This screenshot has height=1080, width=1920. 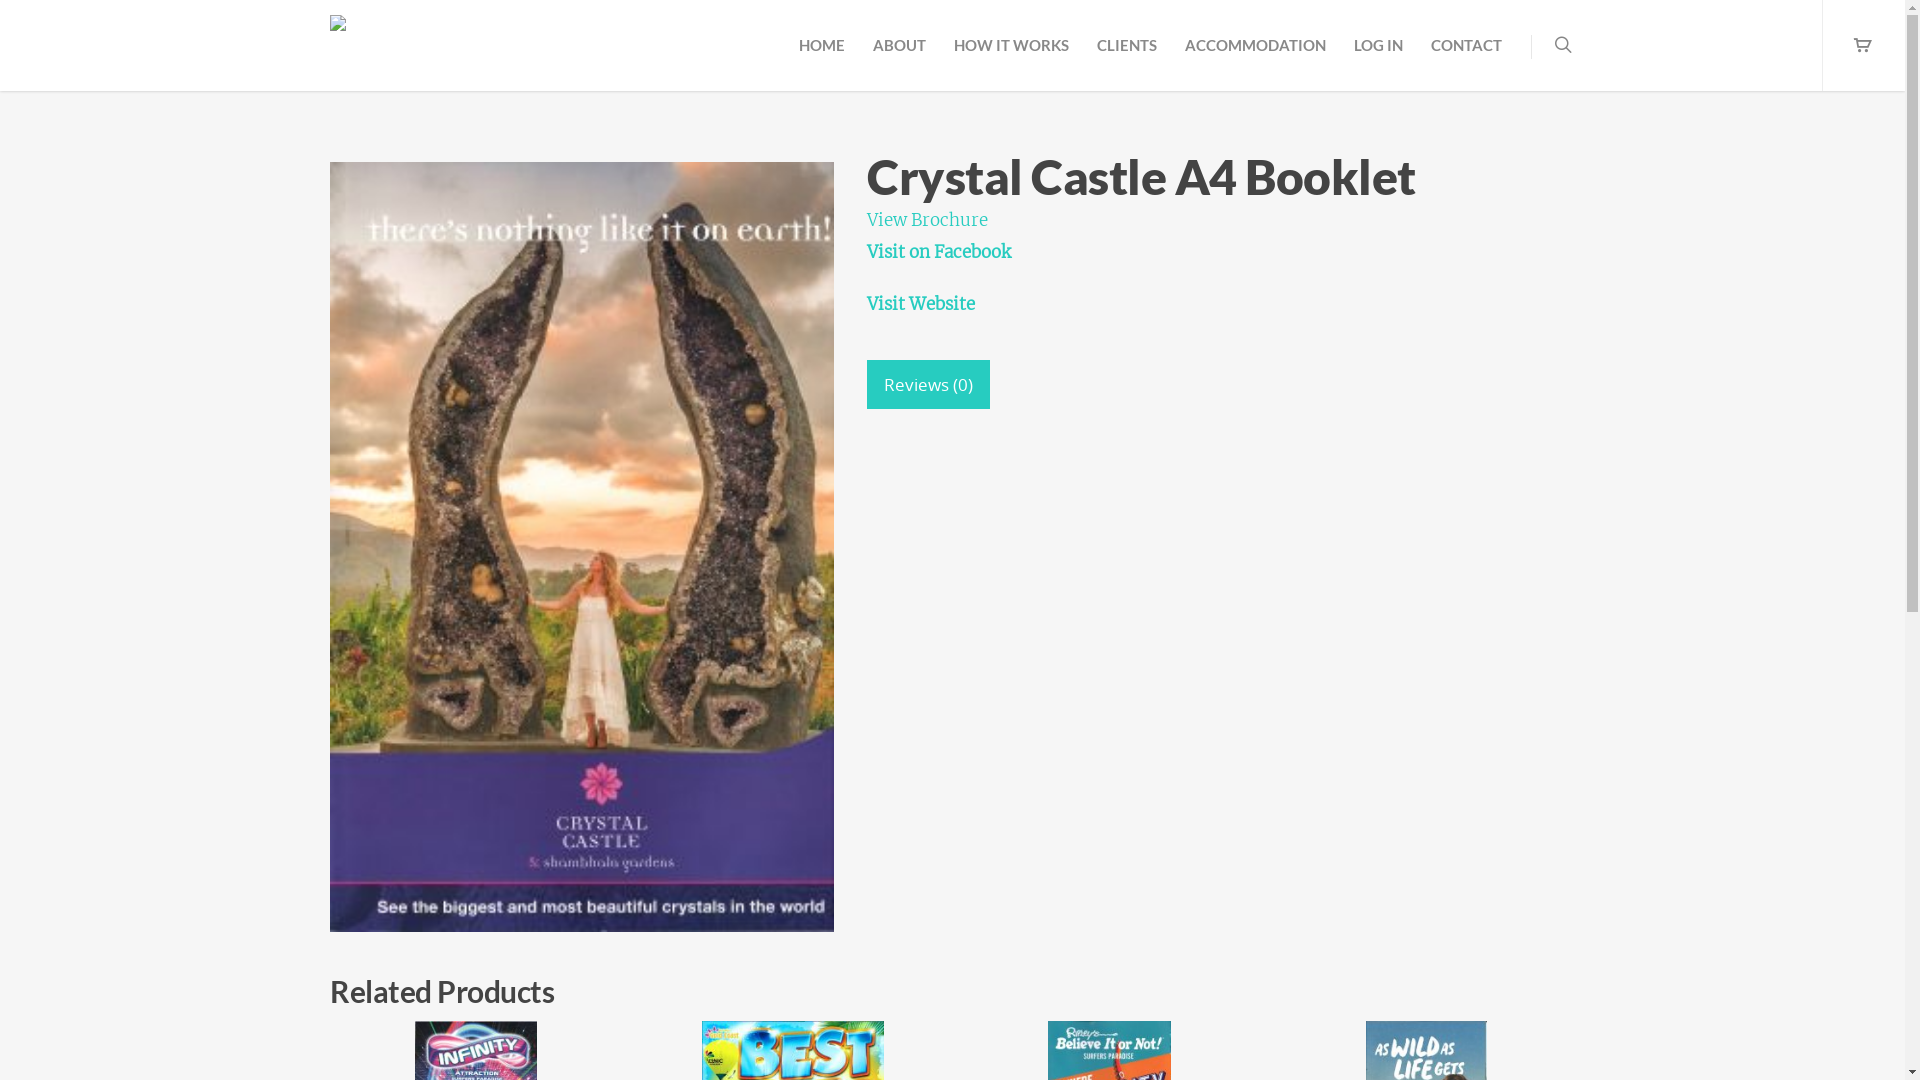 What do you see at coordinates (882, 384) in the screenshot?
I see `'Reviews (0)'` at bounding box center [882, 384].